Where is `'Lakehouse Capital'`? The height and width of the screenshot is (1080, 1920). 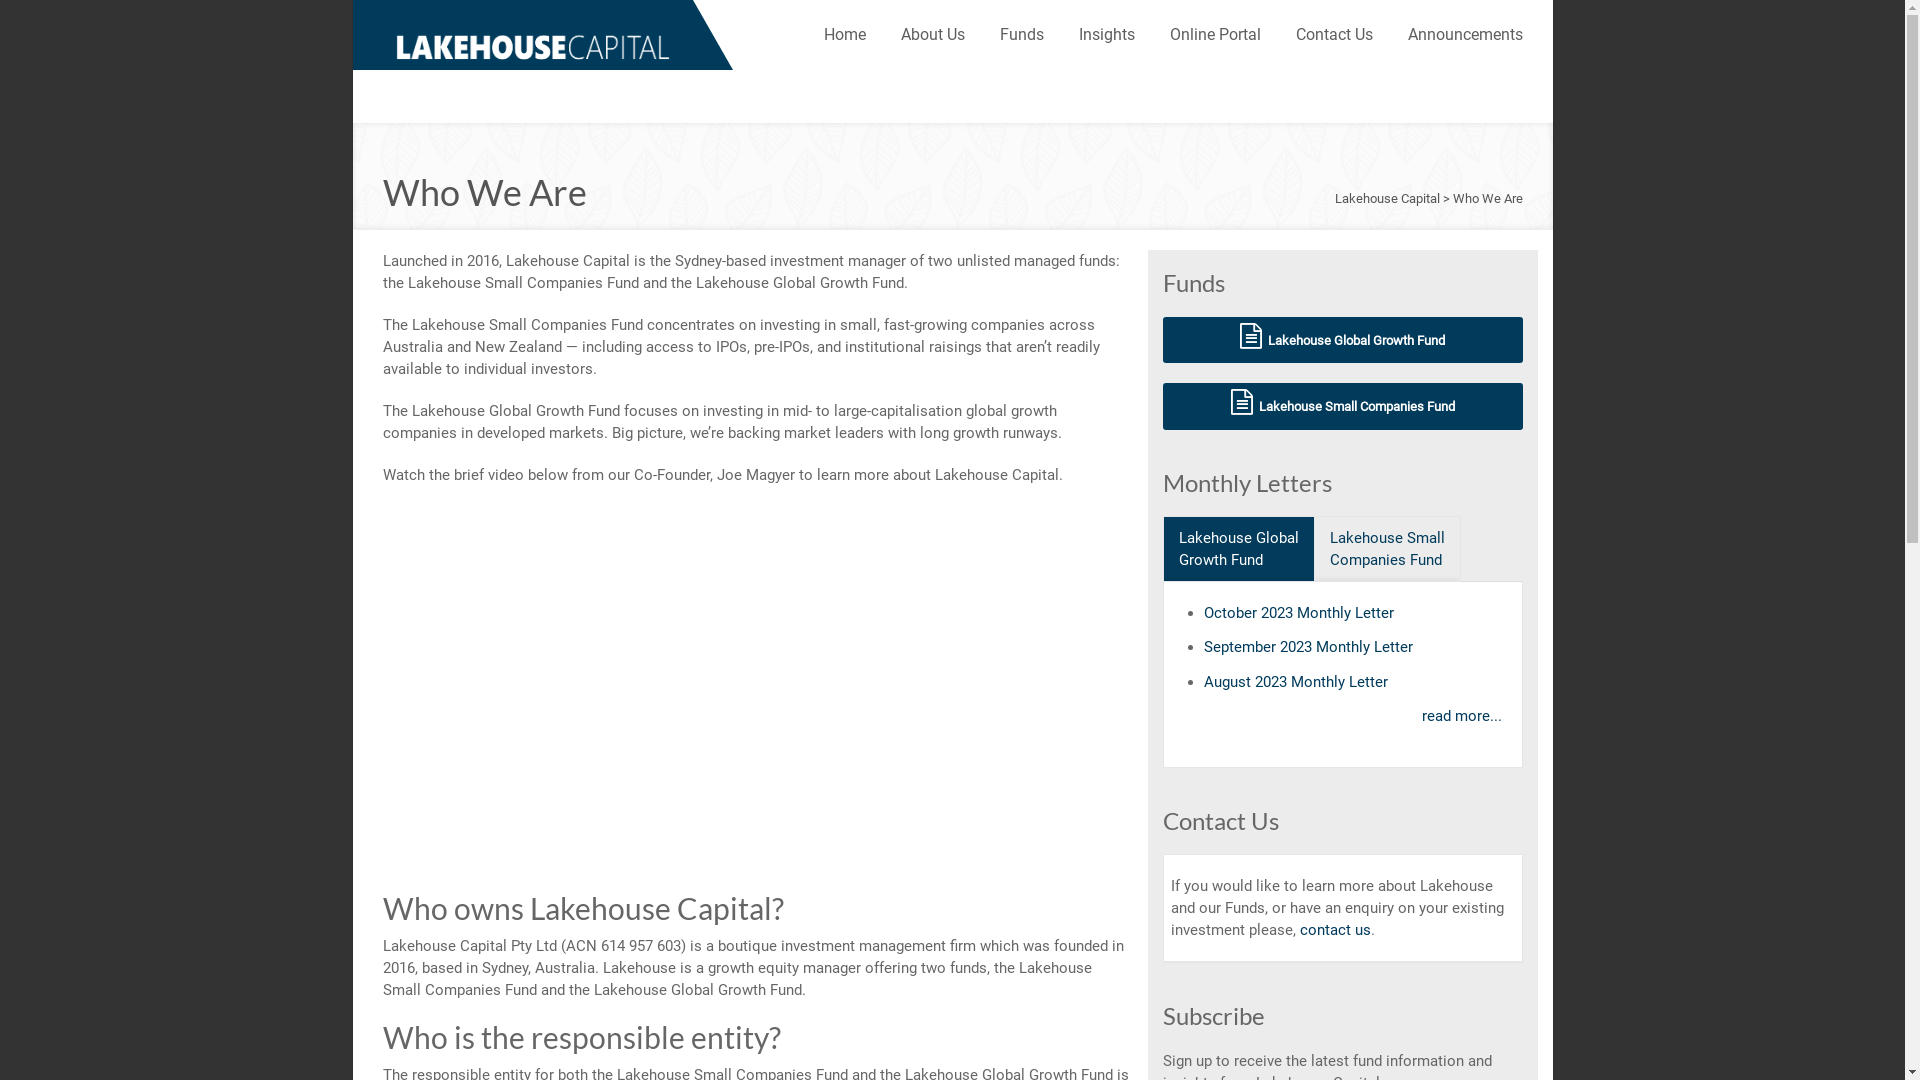
'Lakehouse Capital' is located at coordinates (1385, 198).